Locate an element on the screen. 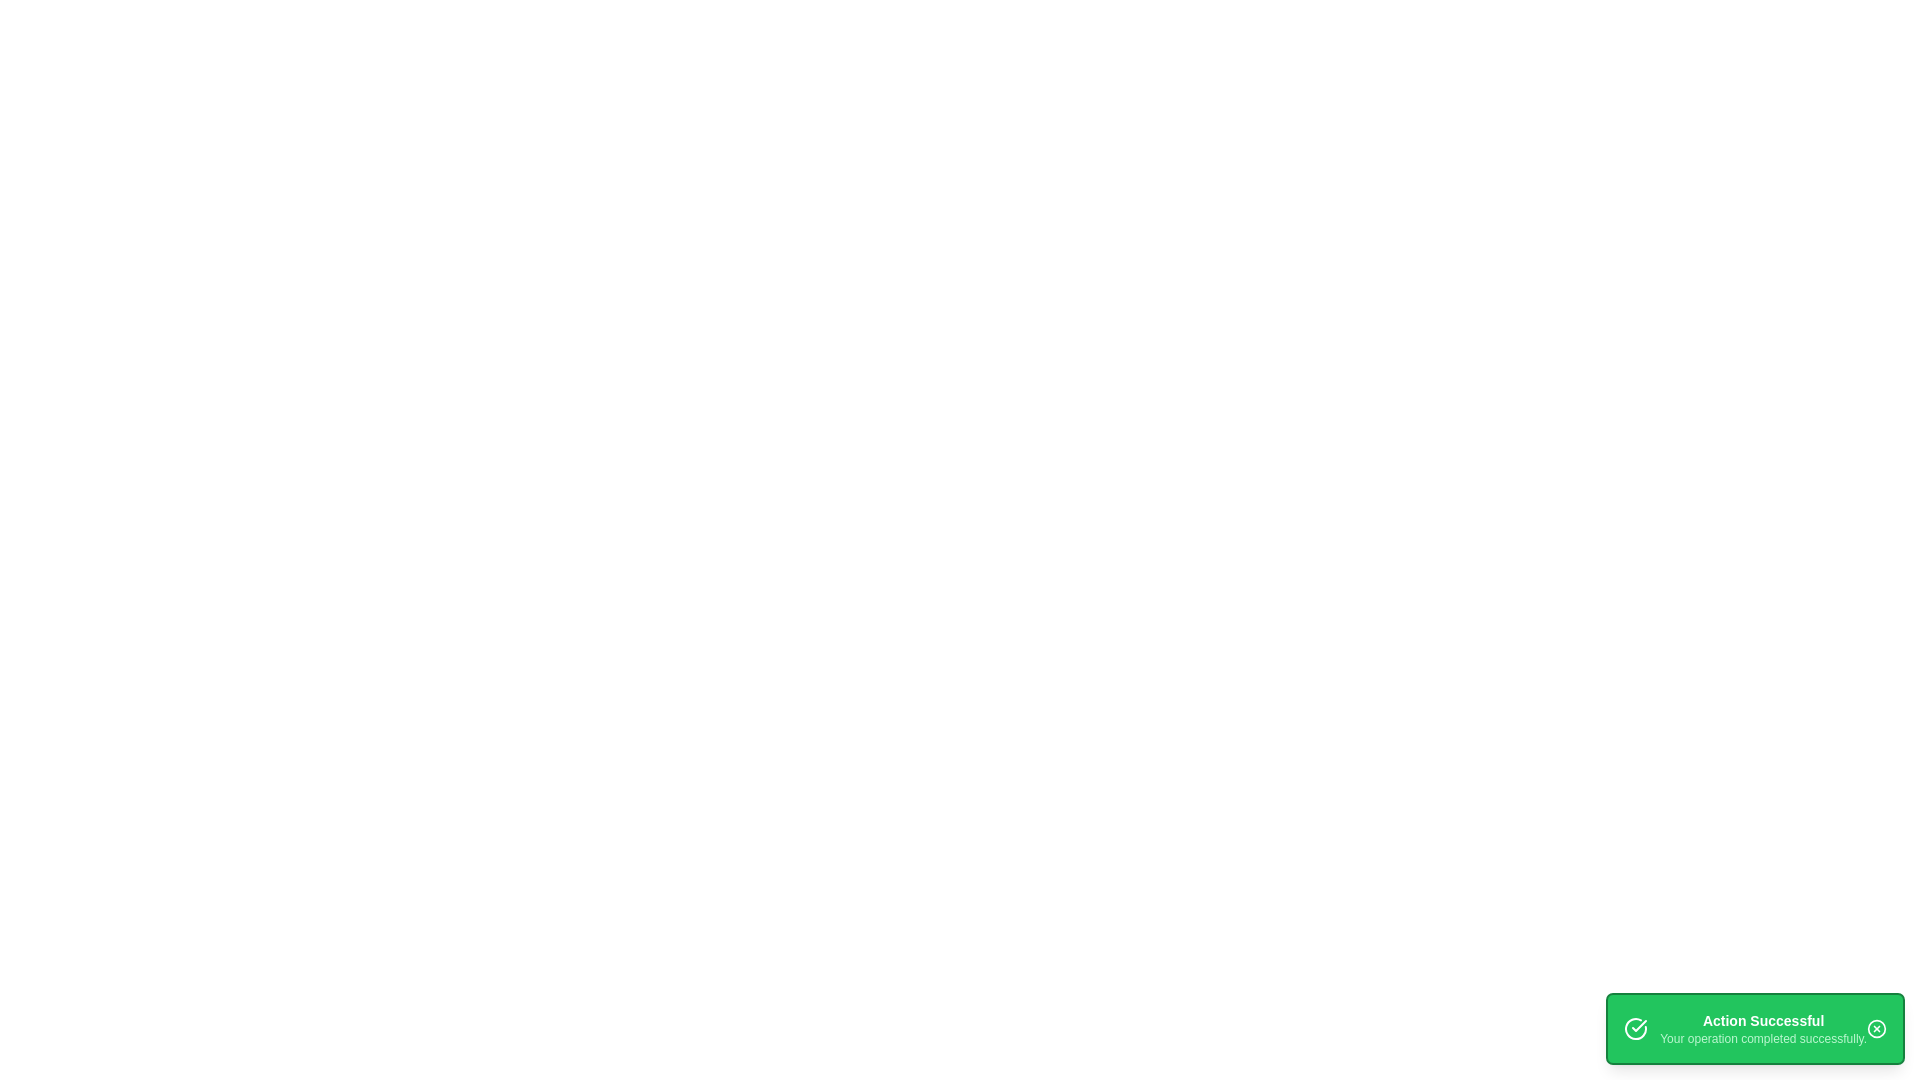 The height and width of the screenshot is (1080, 1920). close button on the notification to dismiss it is located at coordinates (1875, 1029).